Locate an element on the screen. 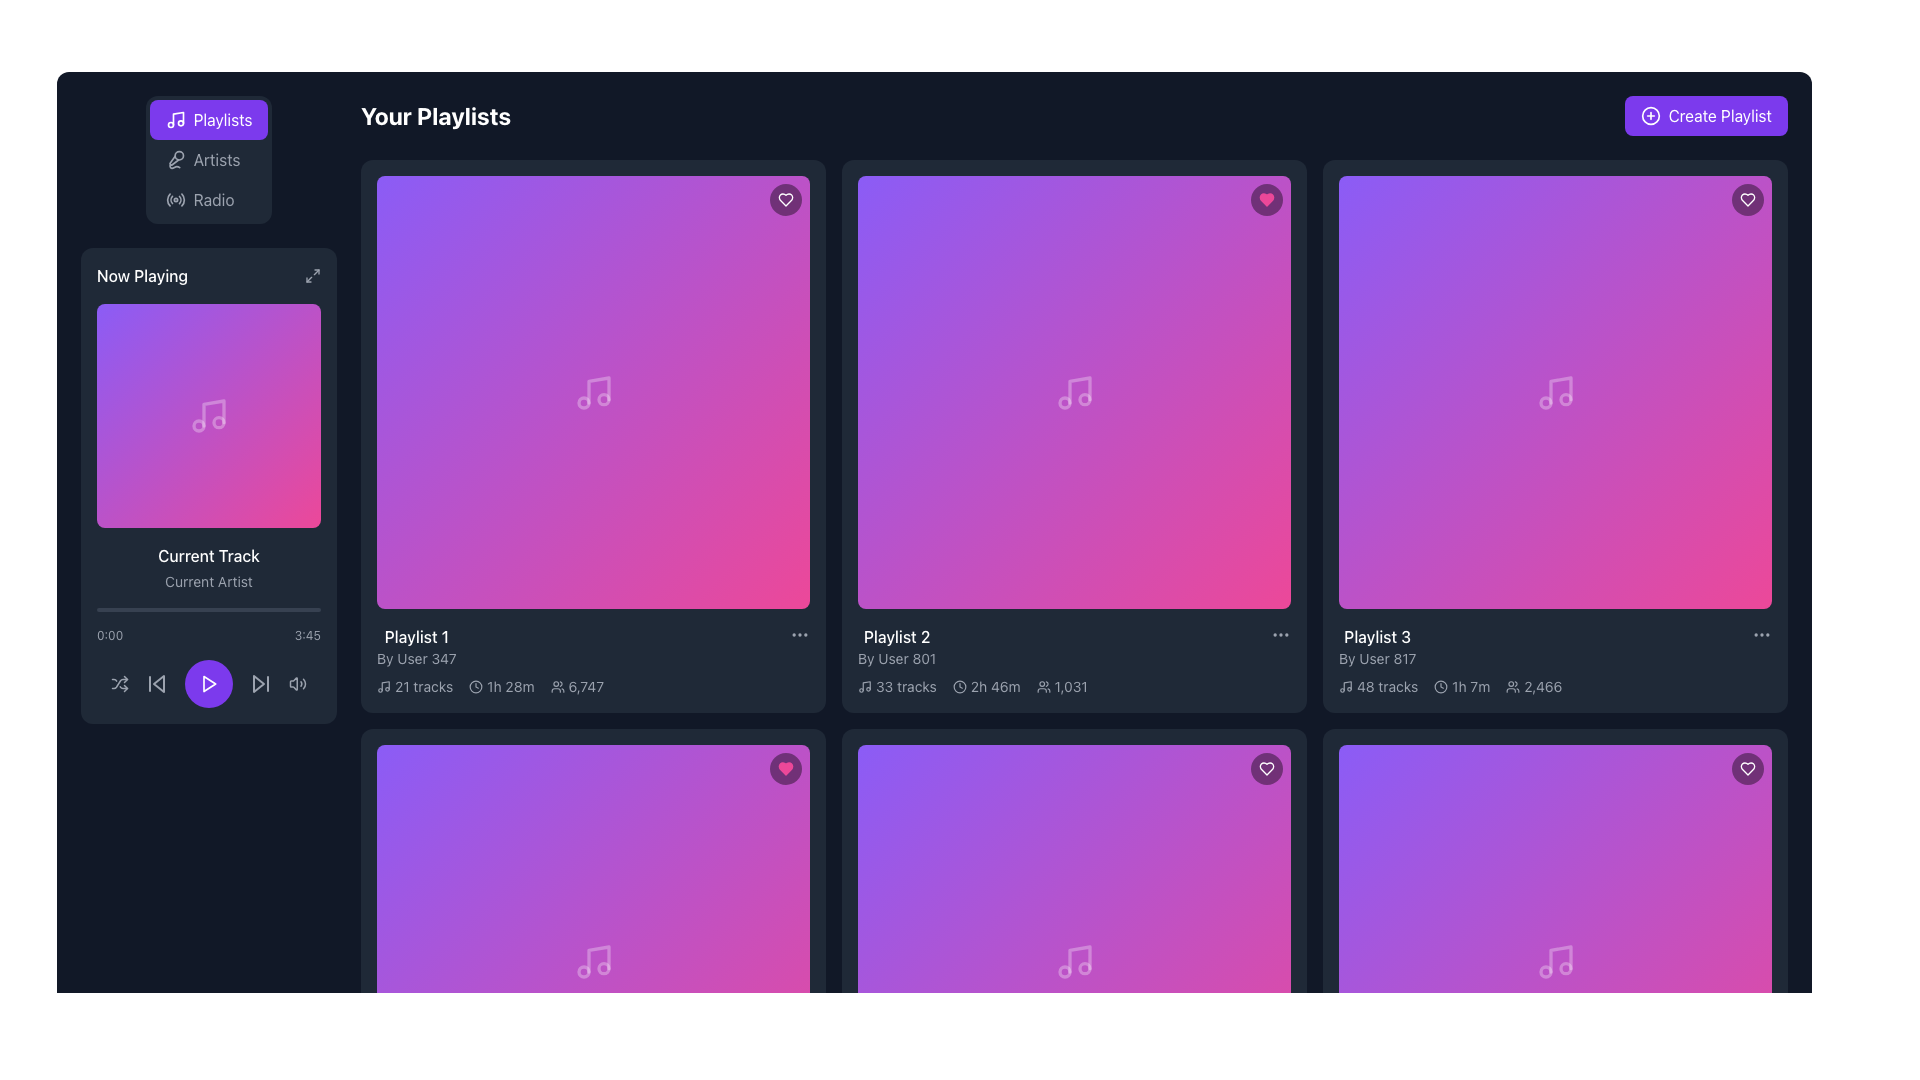  the text element displaying the number of users or listeners associated with the second playlist card from the left in the top row, located to the right of the user icon is located at coordinates (1070, 685).